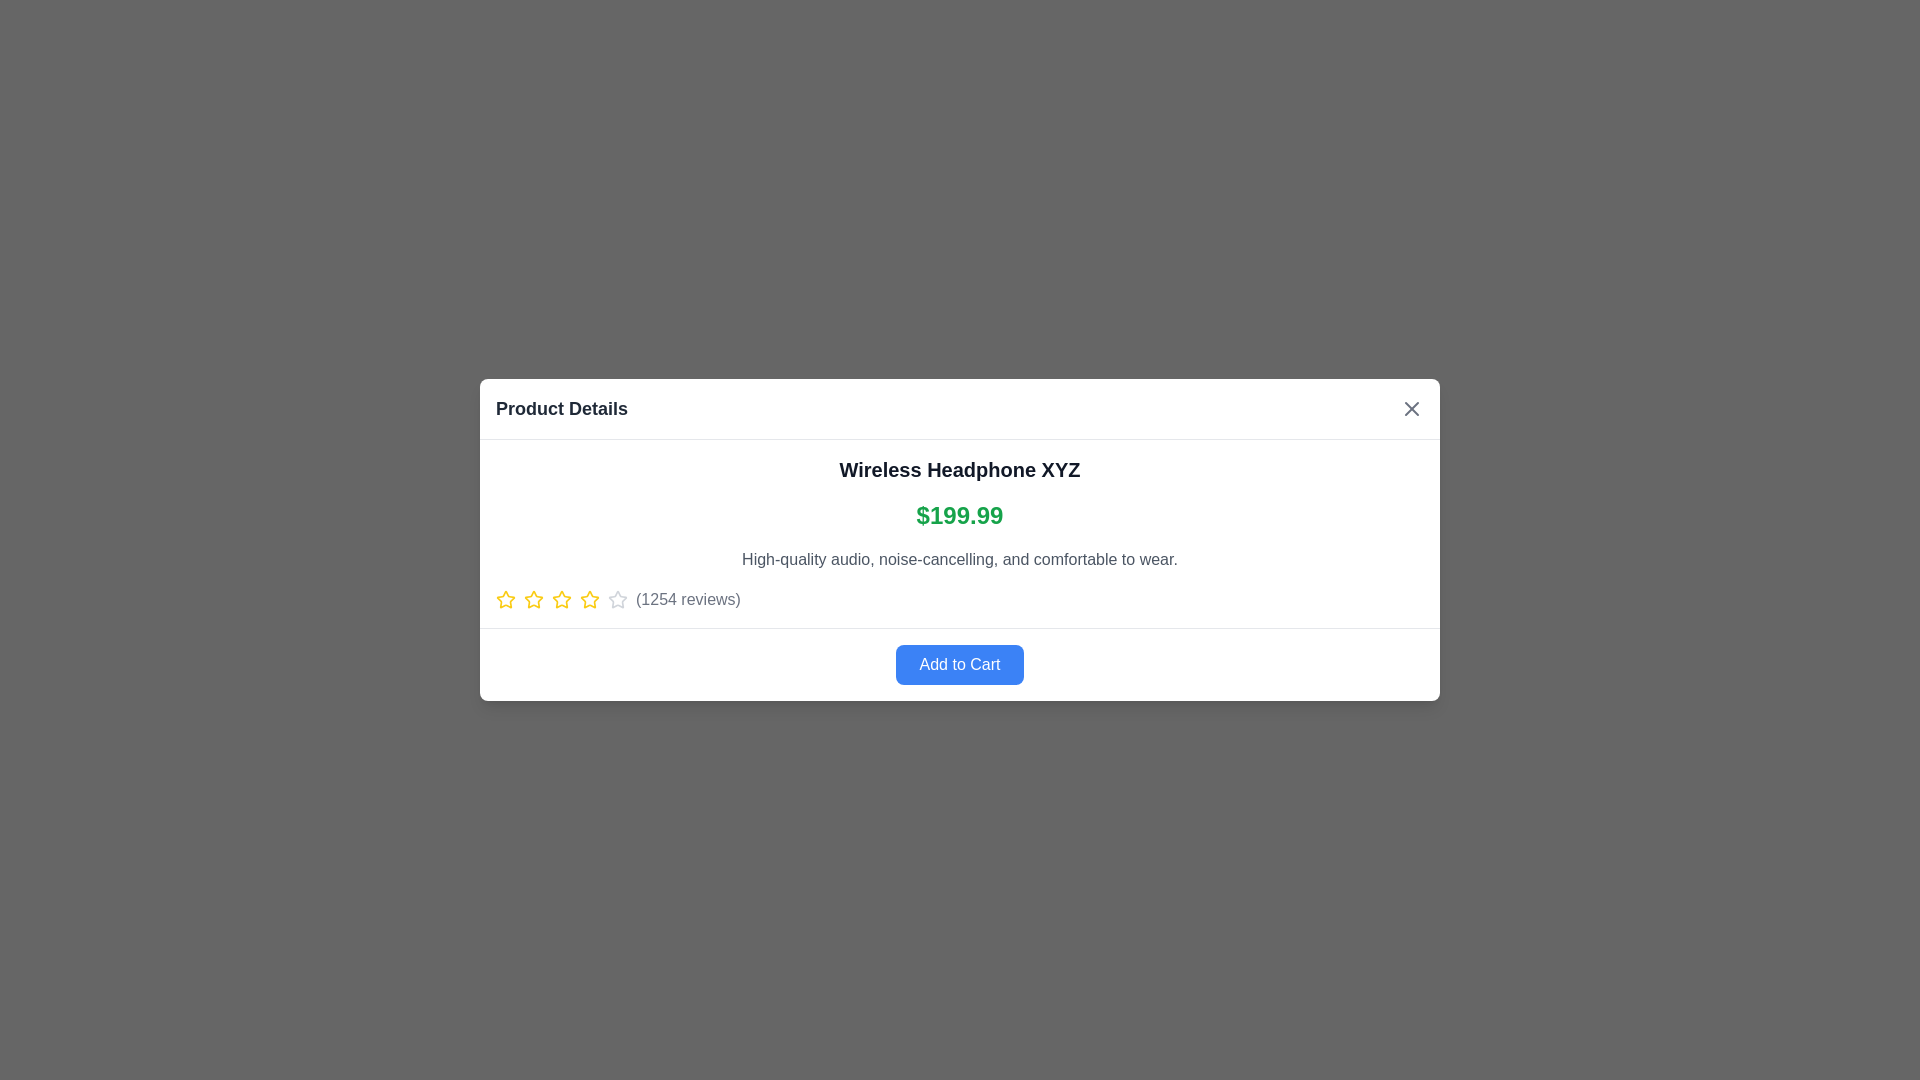 Image resolution: width=1920 pixels, height=1080 pixels. What do you see at coordinates (960, 515) in the screenshot?
I see `price text displayed below the product title 'Wireless Headphone XYZ' in the product details dialog` at bounding box center [960, 515].